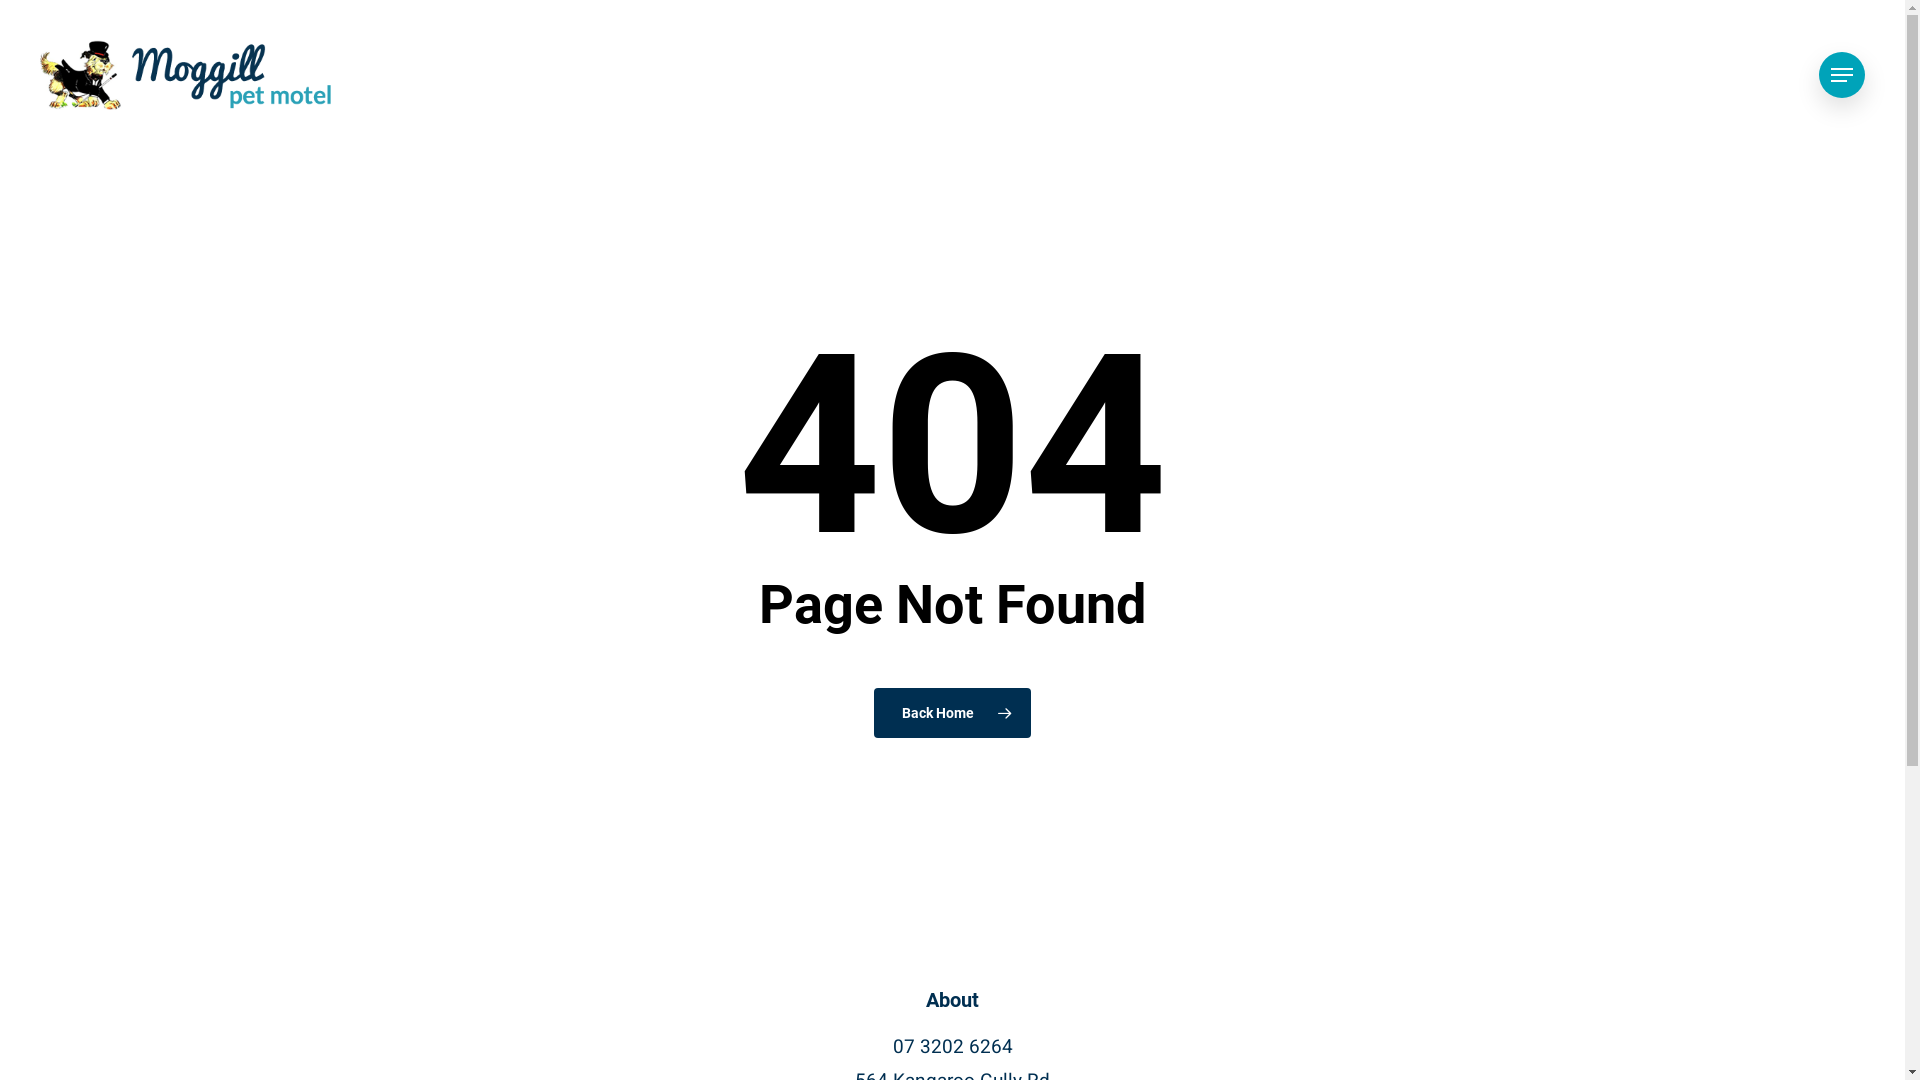 This screenshot has height=1080, width=1920. I want to click on 'Back Home', so click(951, 712).